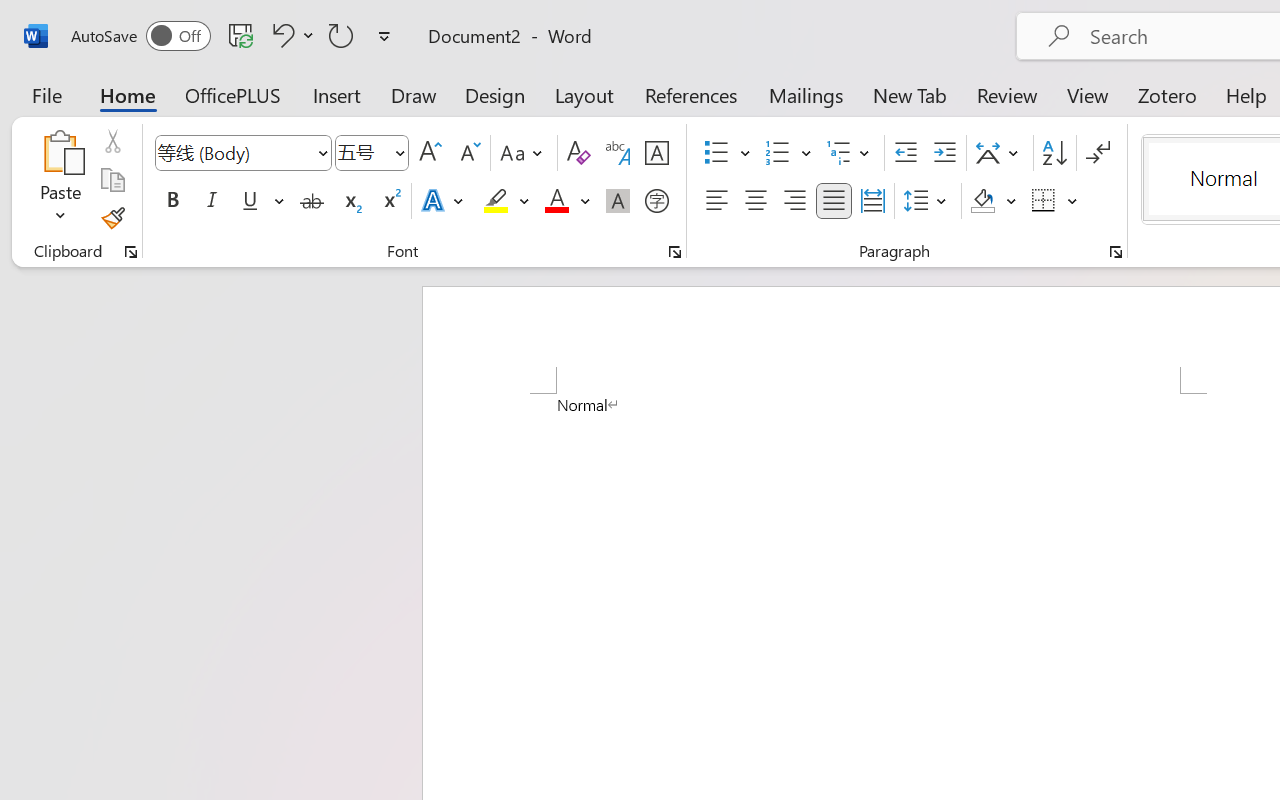  I want to click on 'Undo Apply Quick Style', so click(279, 34).